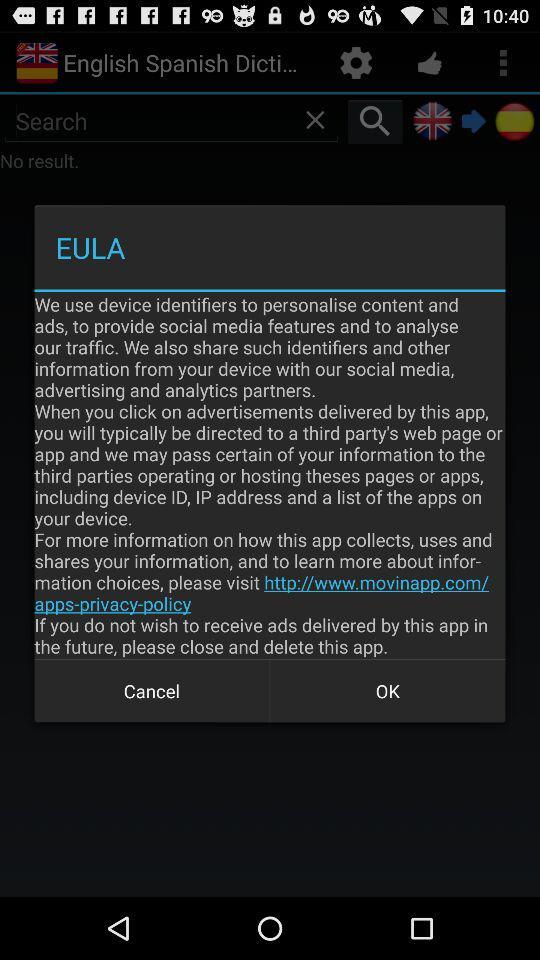 This screenshot has height=960, width=540. What do you see at coordinates (387, 691) in the screenshot?
I see `the app below the we use device icon` at bounding box center [387, 691].